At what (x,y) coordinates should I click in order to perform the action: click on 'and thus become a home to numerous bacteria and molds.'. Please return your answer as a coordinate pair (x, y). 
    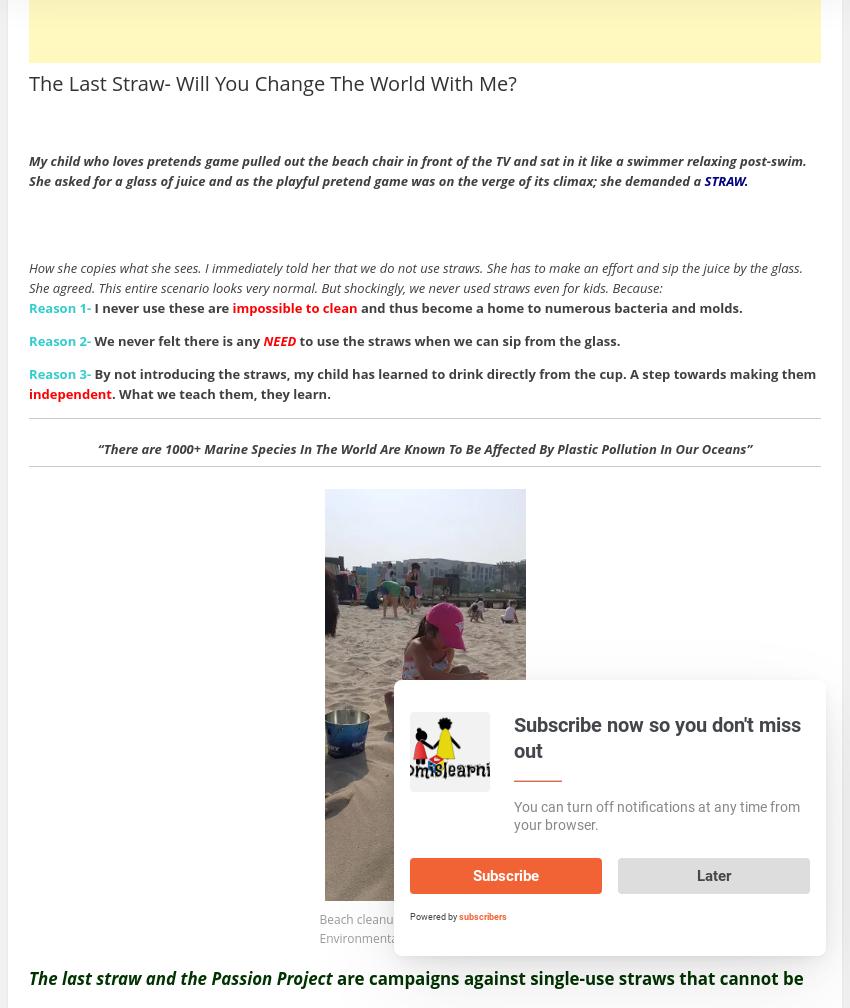
    Looking at the image, I should click on (548, 307).